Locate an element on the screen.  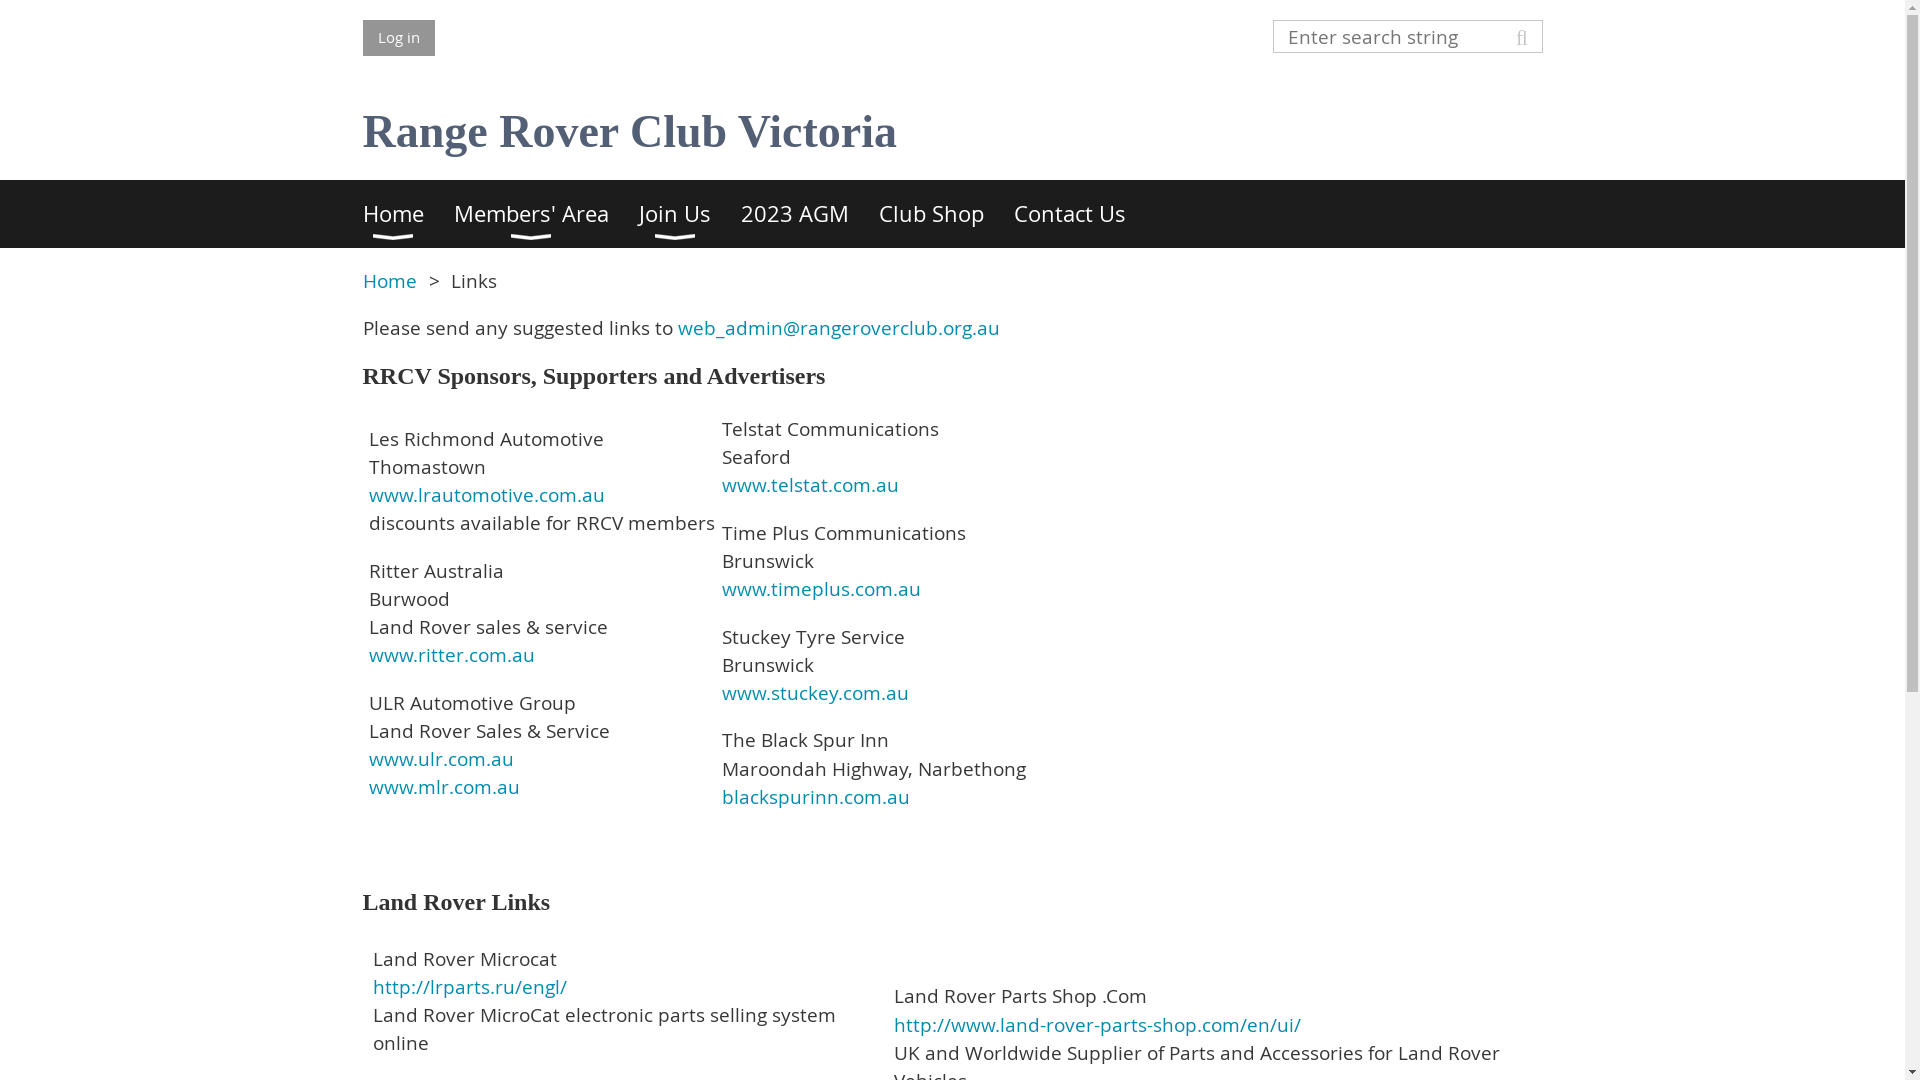
'www.timeplus.com.au' is located at coordinates (720, 588).